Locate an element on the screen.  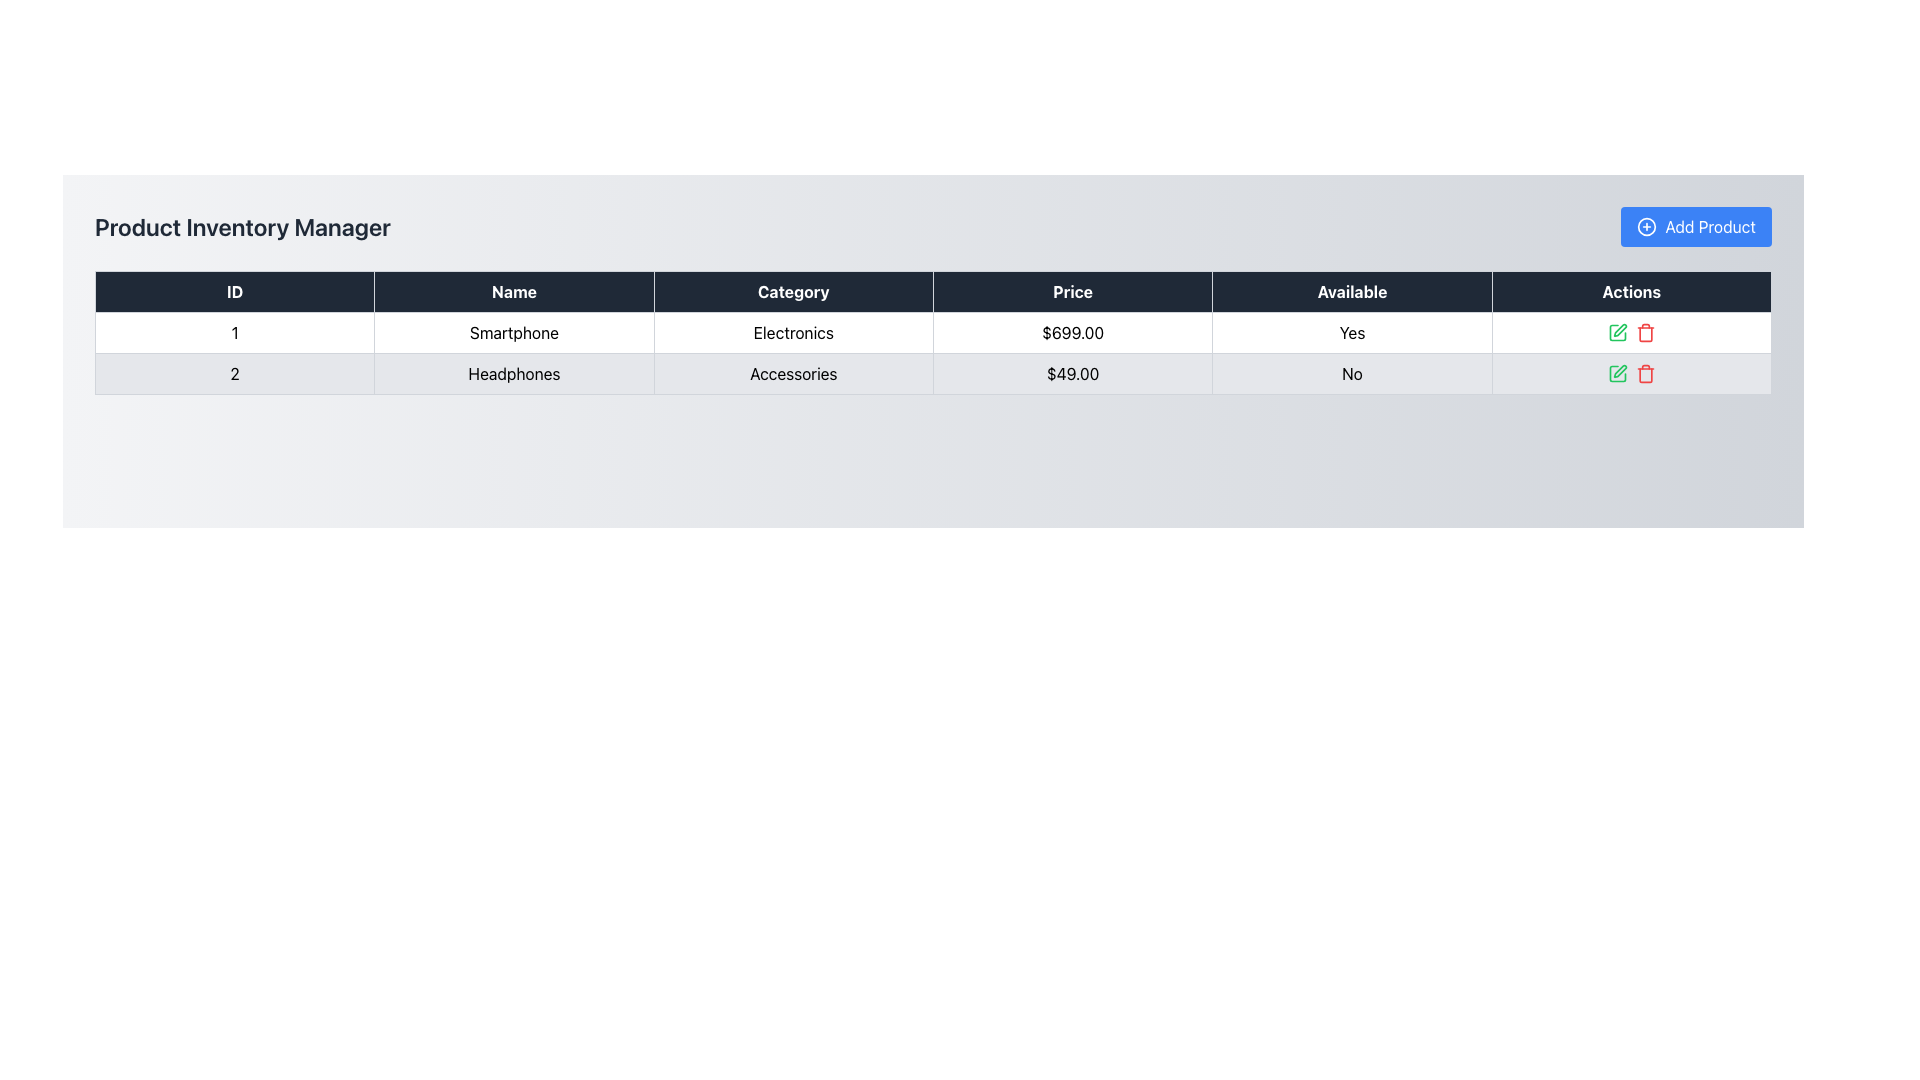
the small green pencil icon located in the 'Actions' column of the second row in the product inventory table is located at coordinates (1620, 329).